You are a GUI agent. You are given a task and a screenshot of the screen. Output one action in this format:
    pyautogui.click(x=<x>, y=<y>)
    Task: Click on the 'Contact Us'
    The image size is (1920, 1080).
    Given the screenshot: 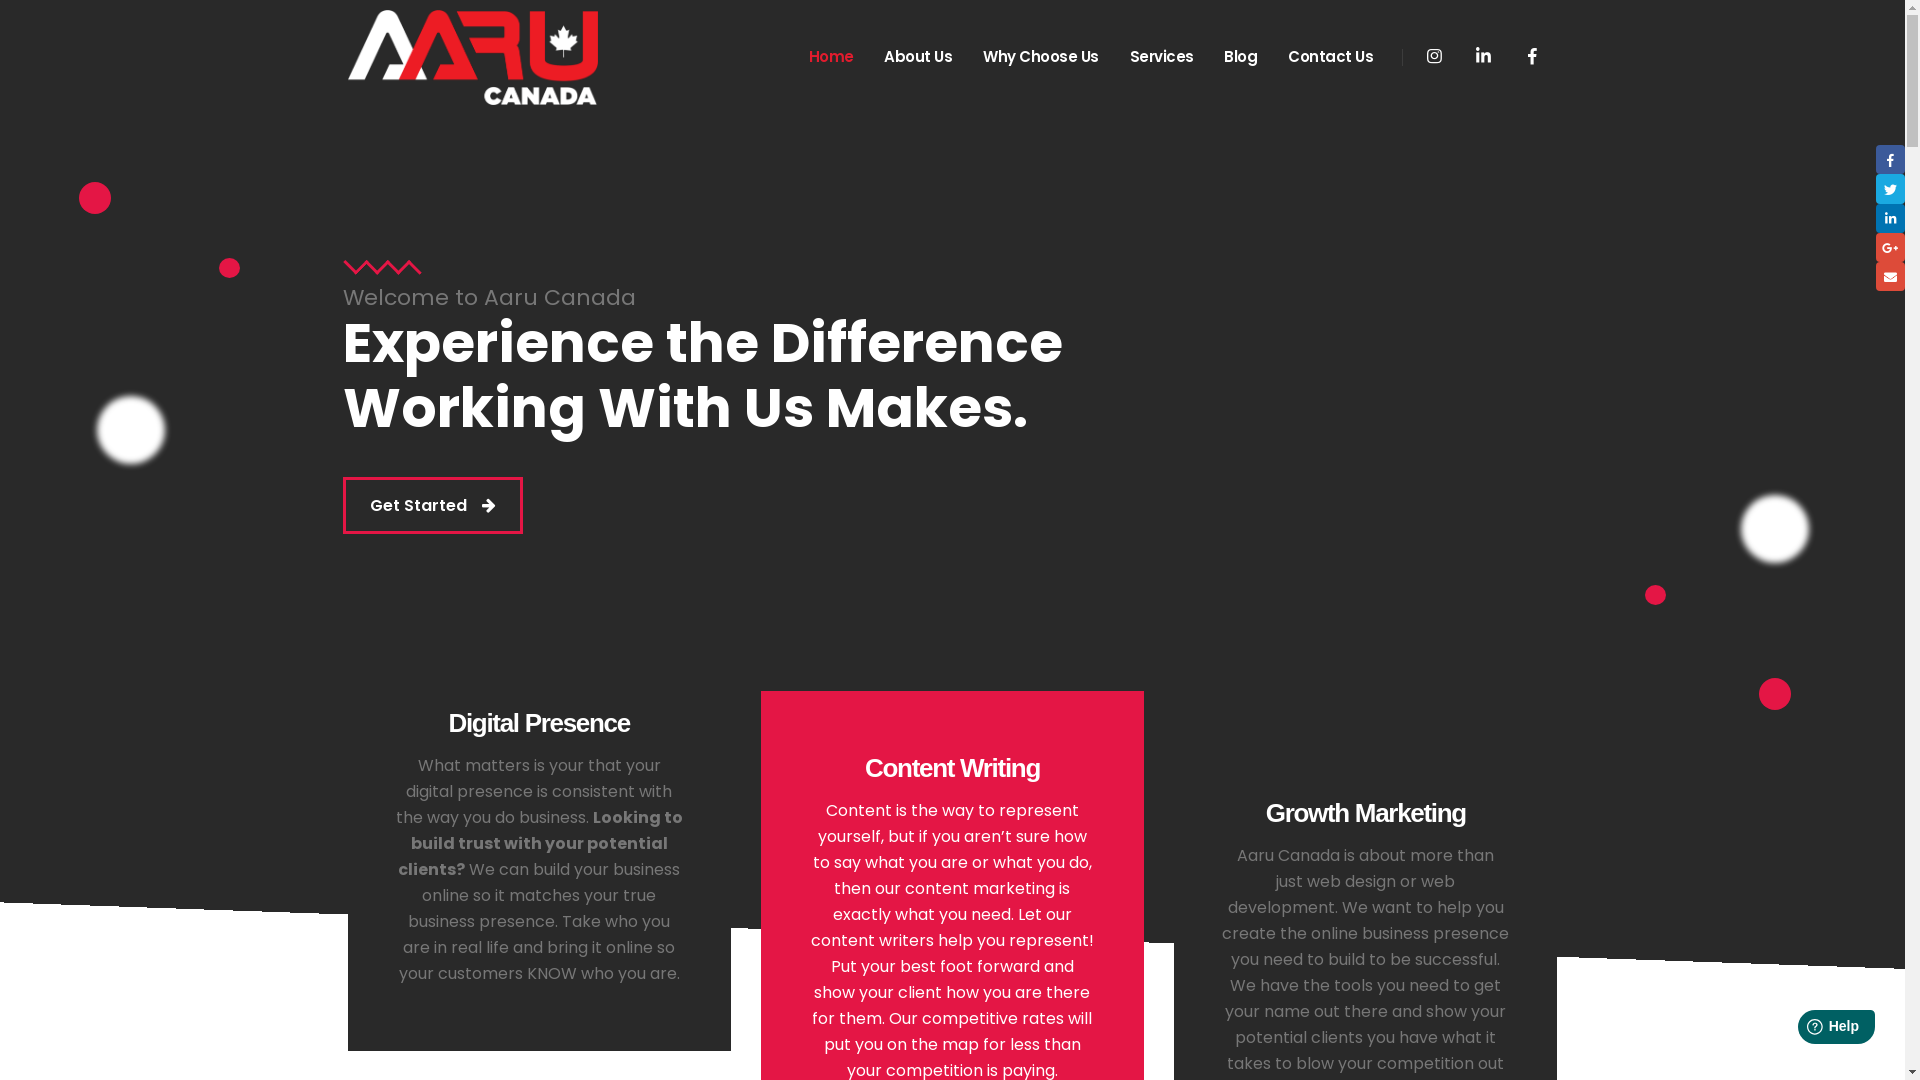 What is the action you would take?
    pyautogui.click(x=1330, y=56)
    